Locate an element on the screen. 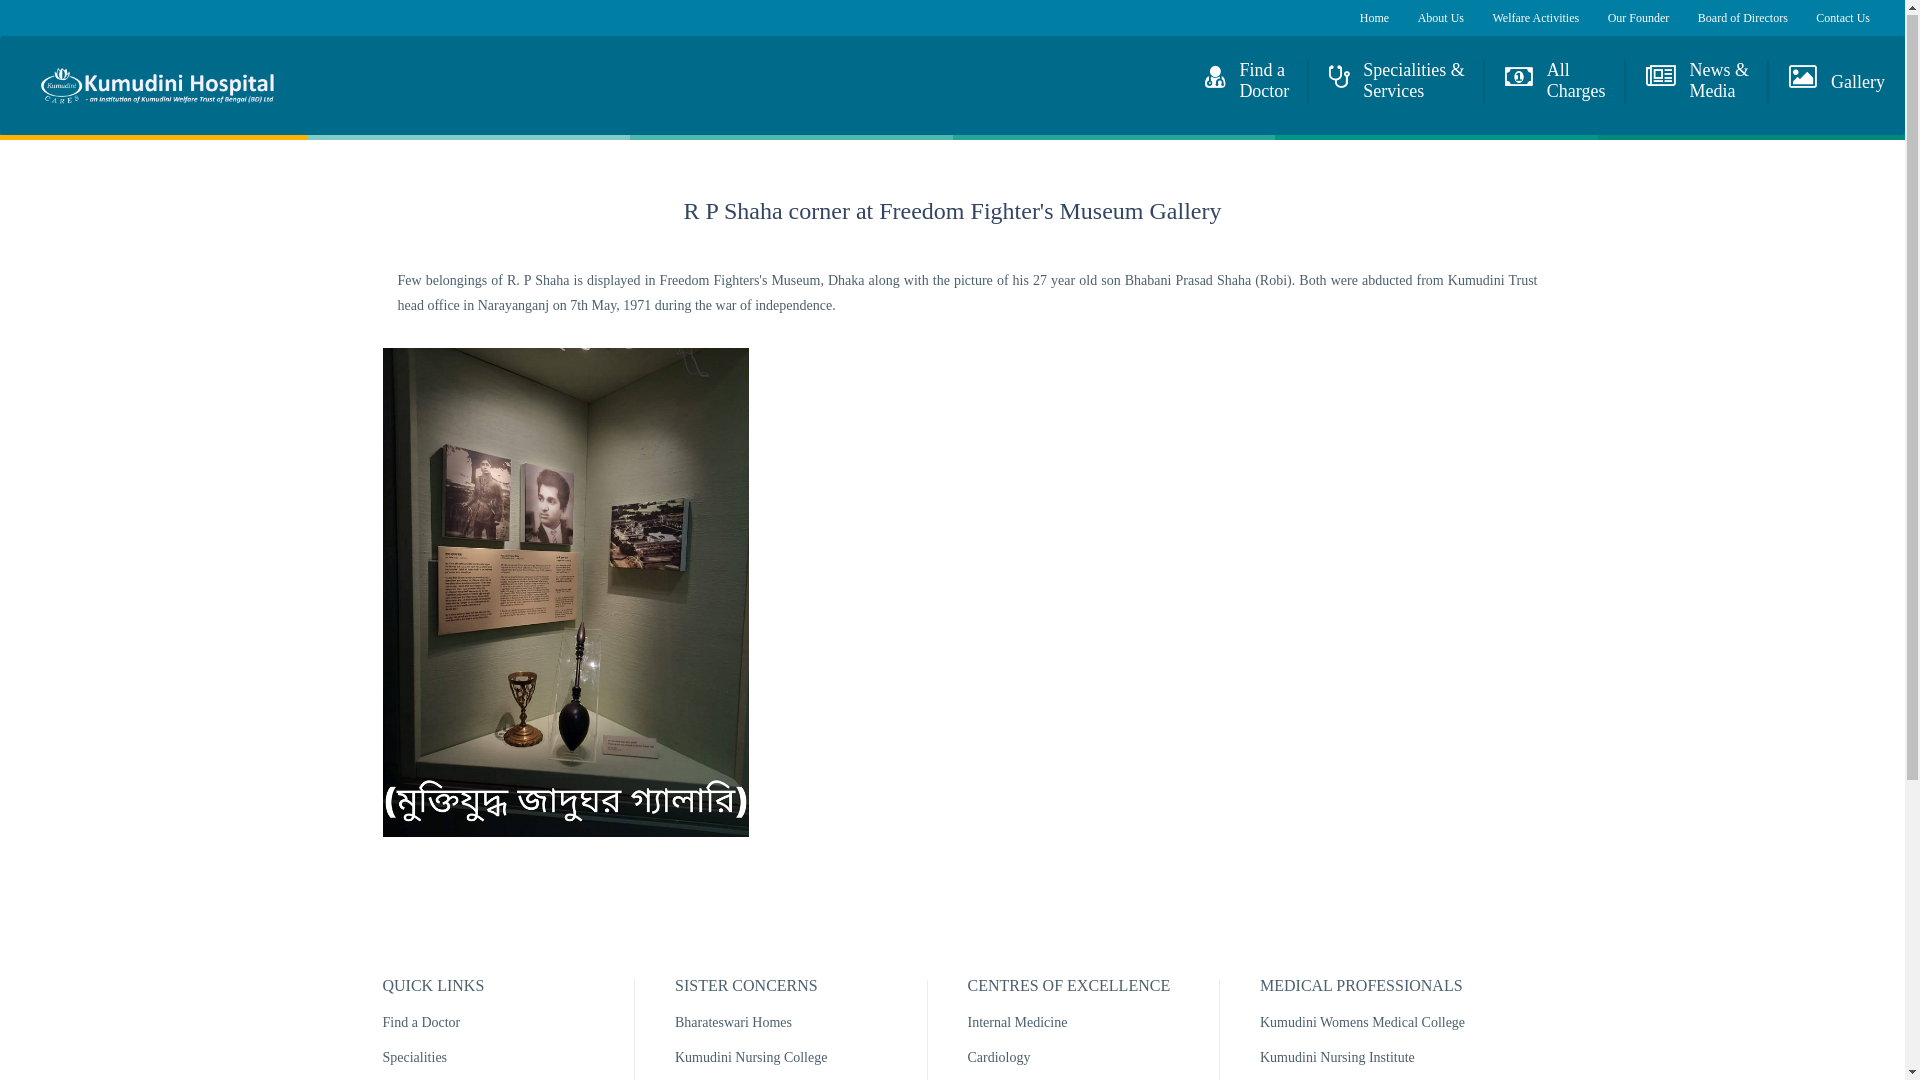 This screenshot has height=1080, width=1920. 'Kumudini Nursing College' is located at coordinates (675, 1058).